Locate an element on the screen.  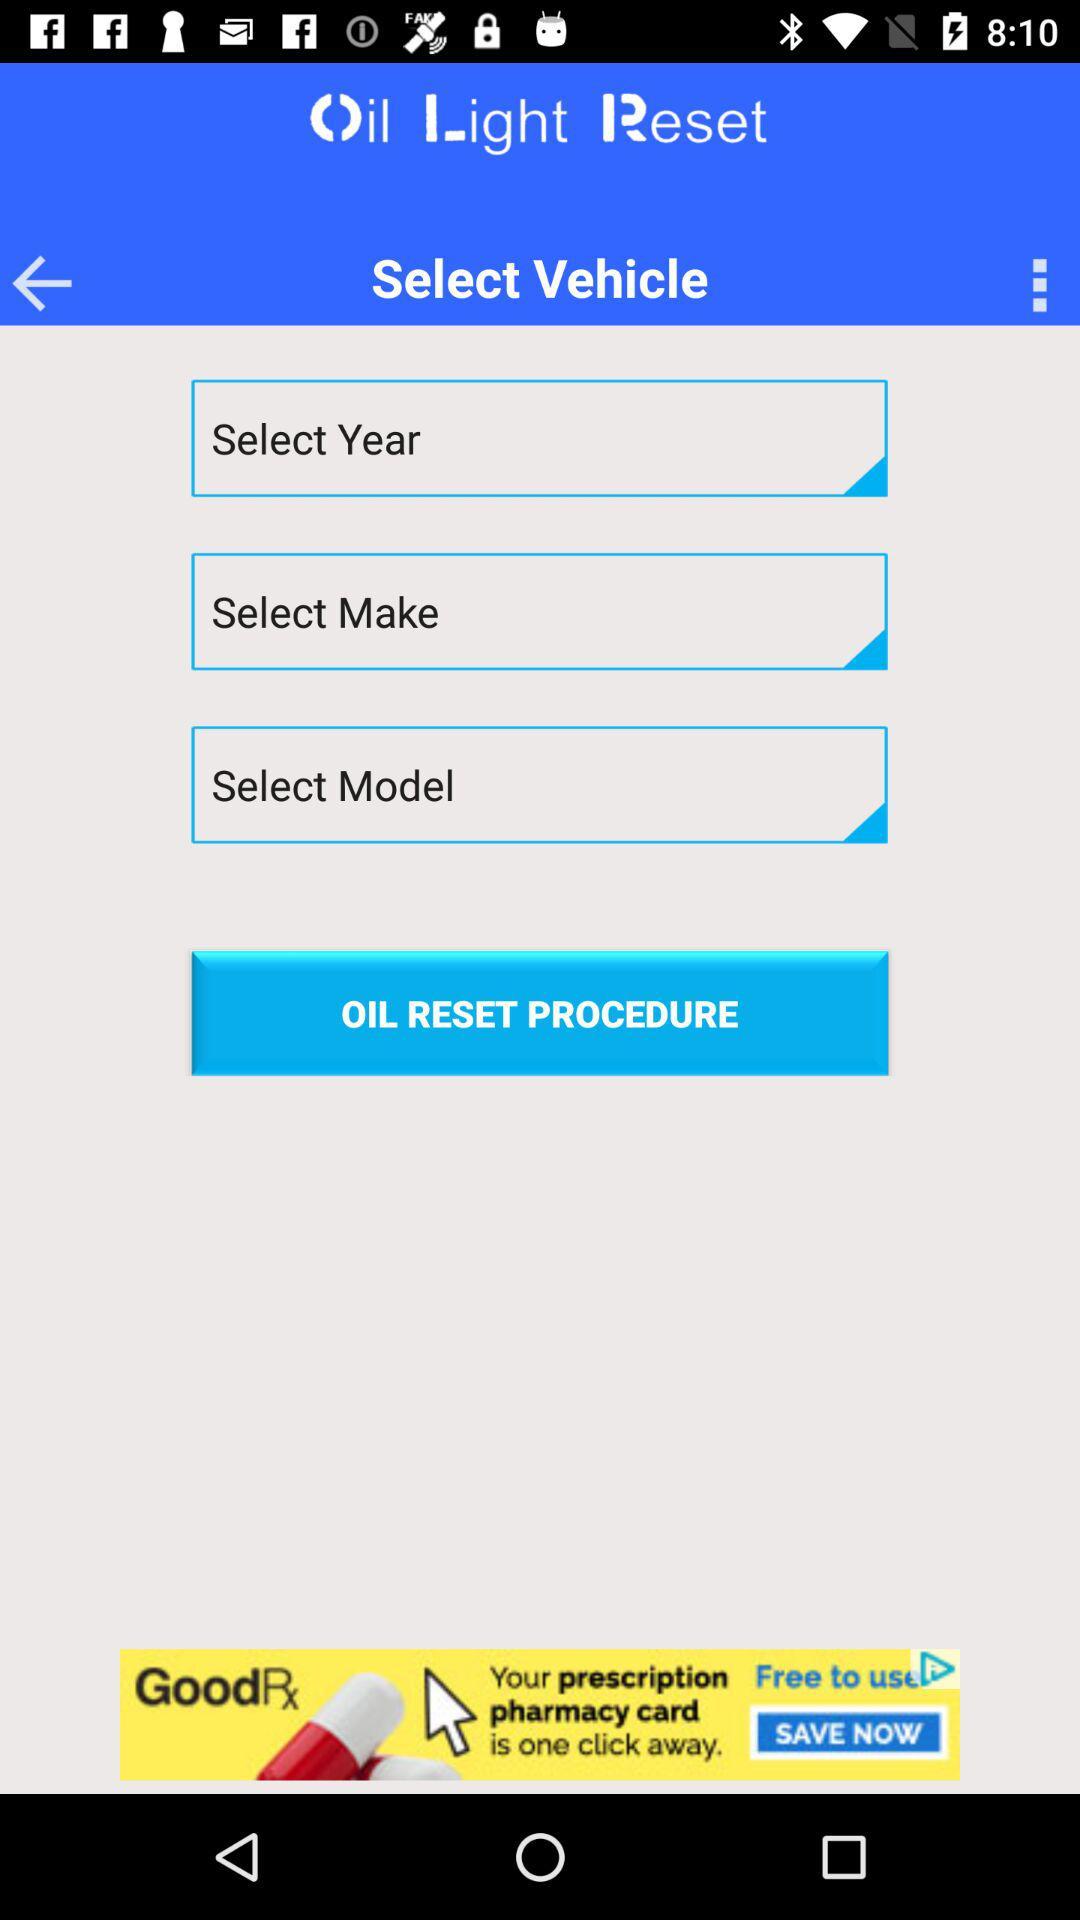
the arrow_backward icon is located at coordinates (42, 282).